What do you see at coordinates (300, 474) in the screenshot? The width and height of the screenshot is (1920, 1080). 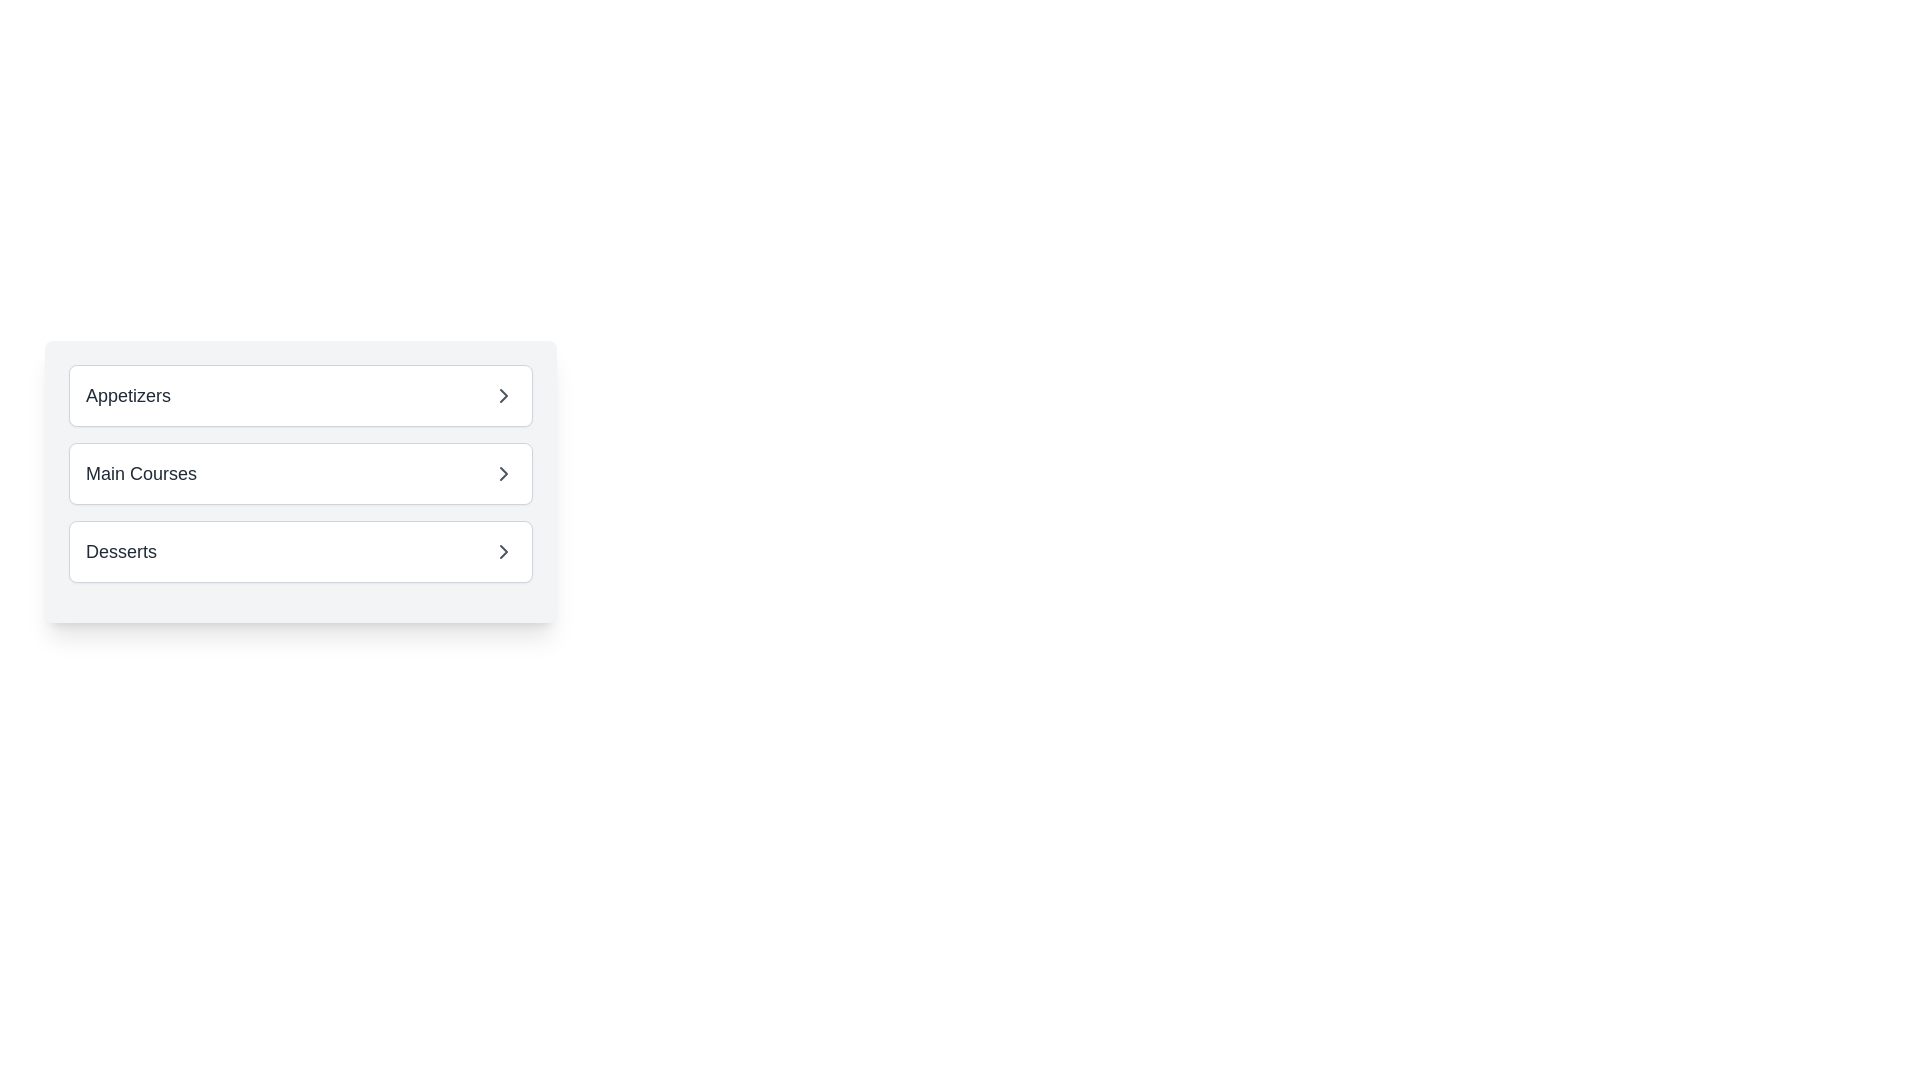 I see `the 'Main Courses' button, the second item in the vertical list of selectable categories` at bounding box center [300, 474].